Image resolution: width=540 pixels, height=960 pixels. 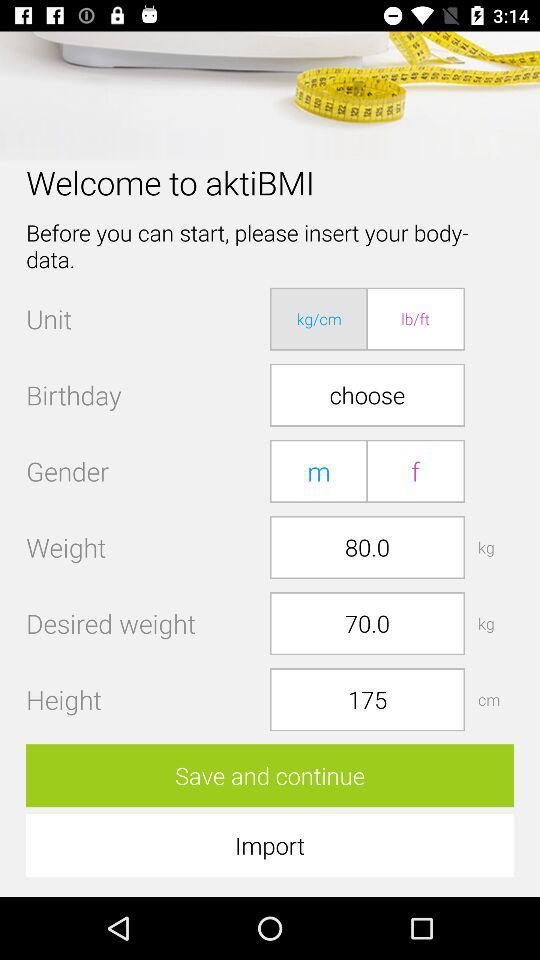 What do you see at coordinates (366, 394) in the screenshot?
I see `the button above the m item` at bounding box center [366, 394].